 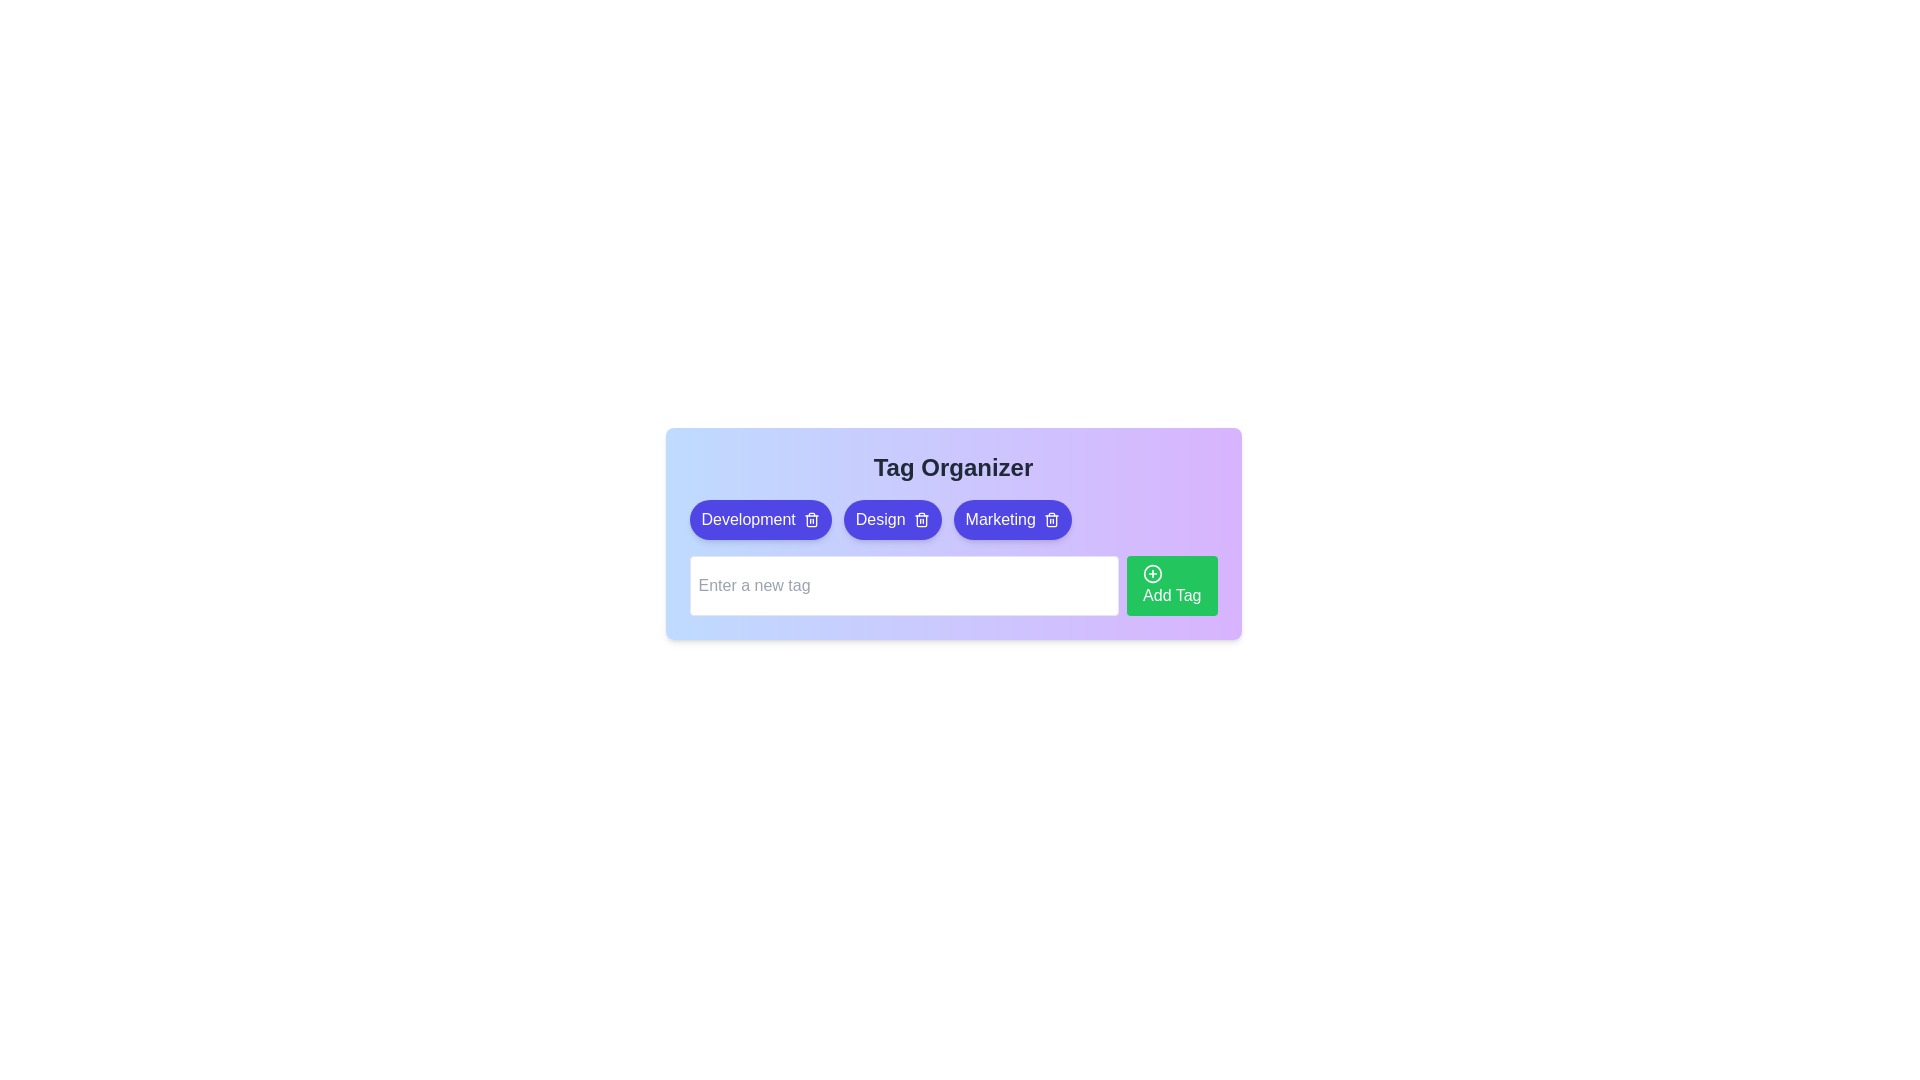 I want to click on the delete icon button located to the right of the 'Marketing' text label, so click(x=1050, y=519).